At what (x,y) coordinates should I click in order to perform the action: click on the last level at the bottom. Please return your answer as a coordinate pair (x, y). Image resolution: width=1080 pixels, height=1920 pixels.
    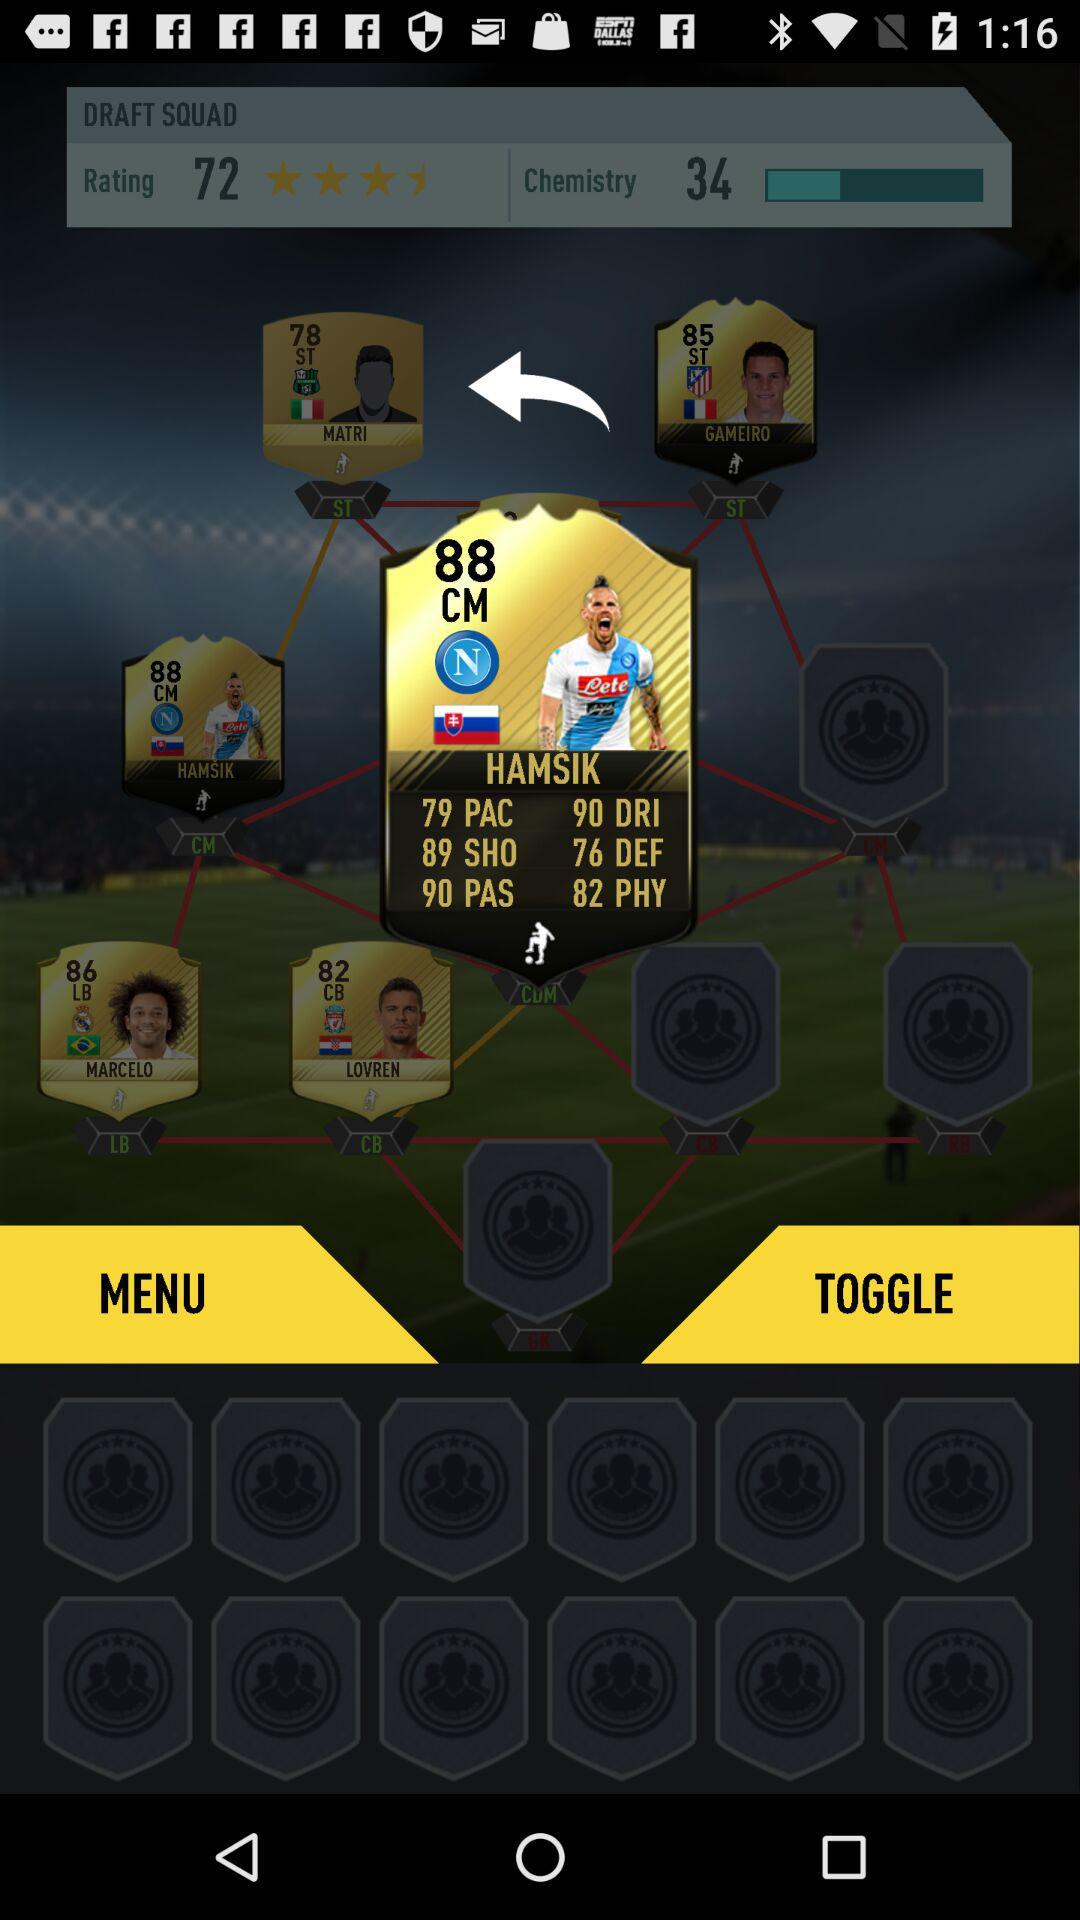
    Looking at the image, I should click on (958, 1684).